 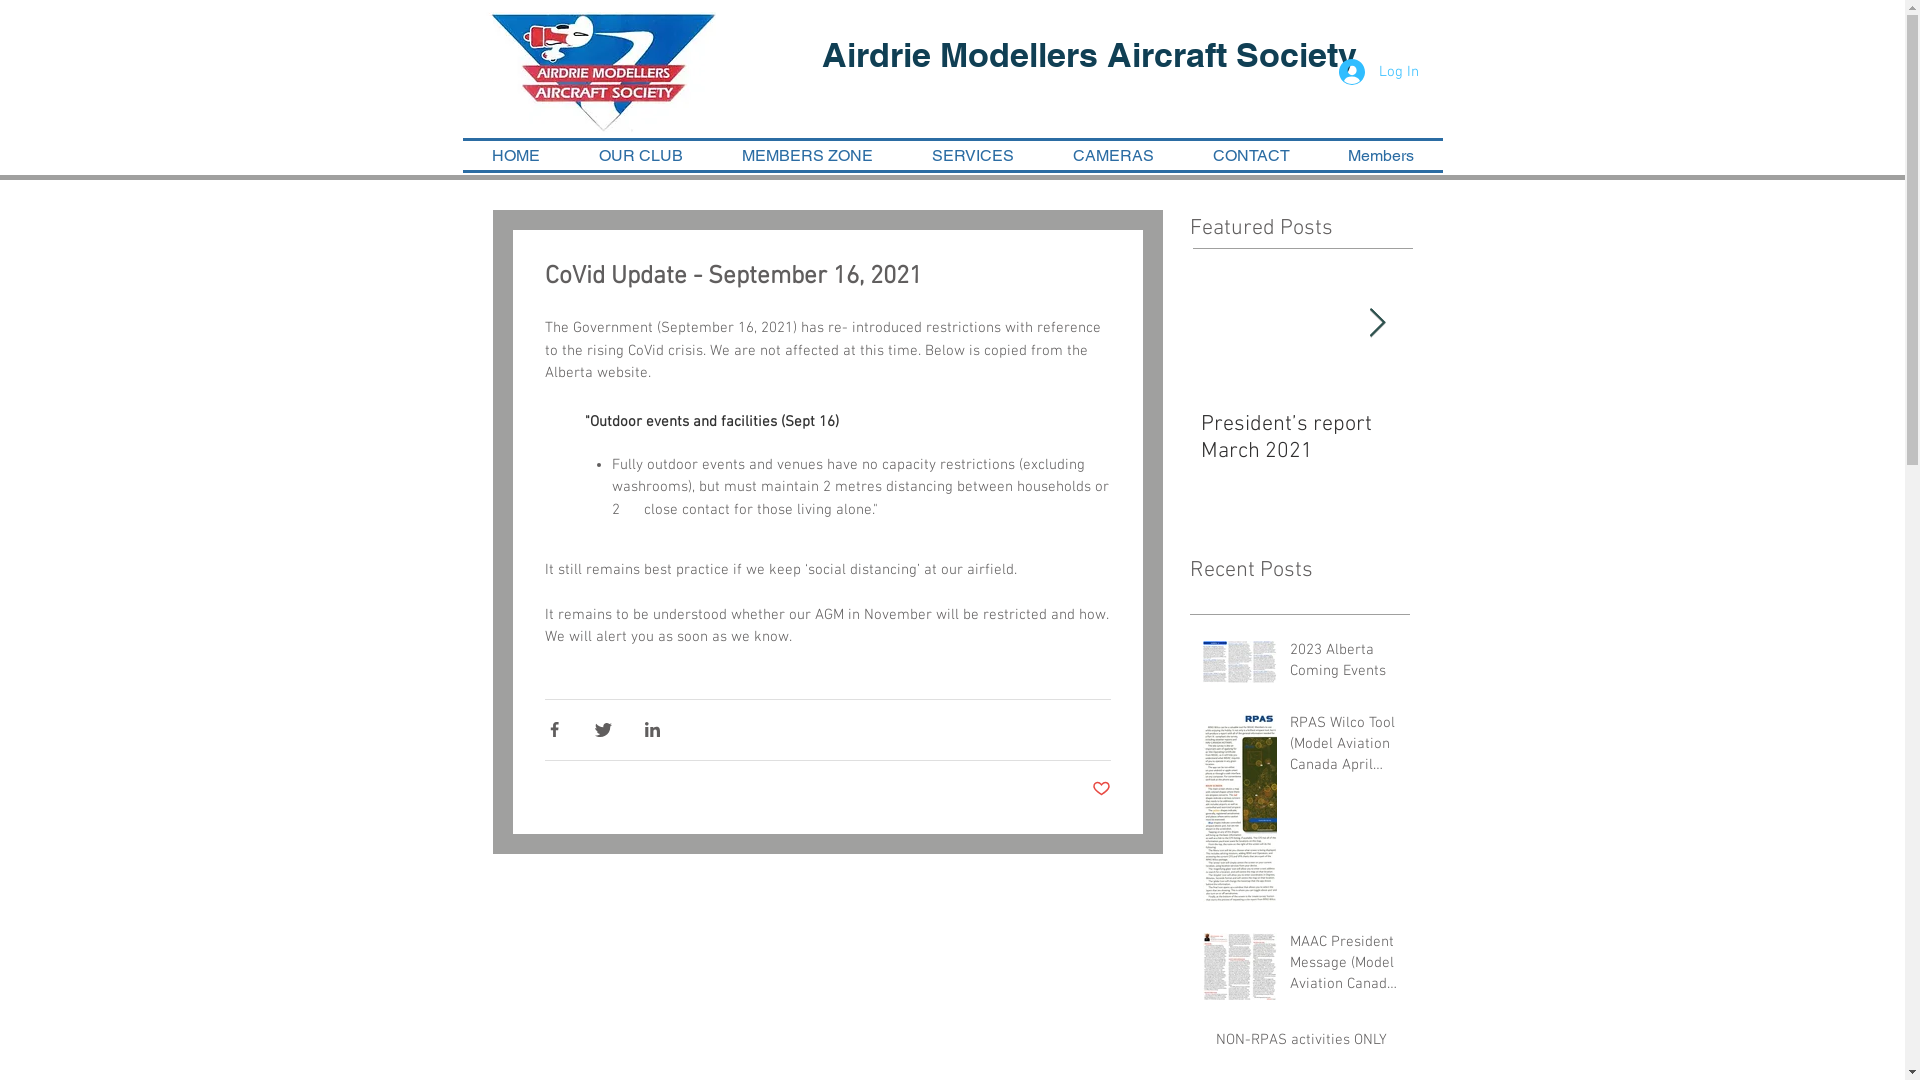 What do you see at coordinates (1290, 966) in the screenshot?
I see `'MAAC President Message (Model Aviation Canada April 2023)'` at bounding box center [1290, 966].